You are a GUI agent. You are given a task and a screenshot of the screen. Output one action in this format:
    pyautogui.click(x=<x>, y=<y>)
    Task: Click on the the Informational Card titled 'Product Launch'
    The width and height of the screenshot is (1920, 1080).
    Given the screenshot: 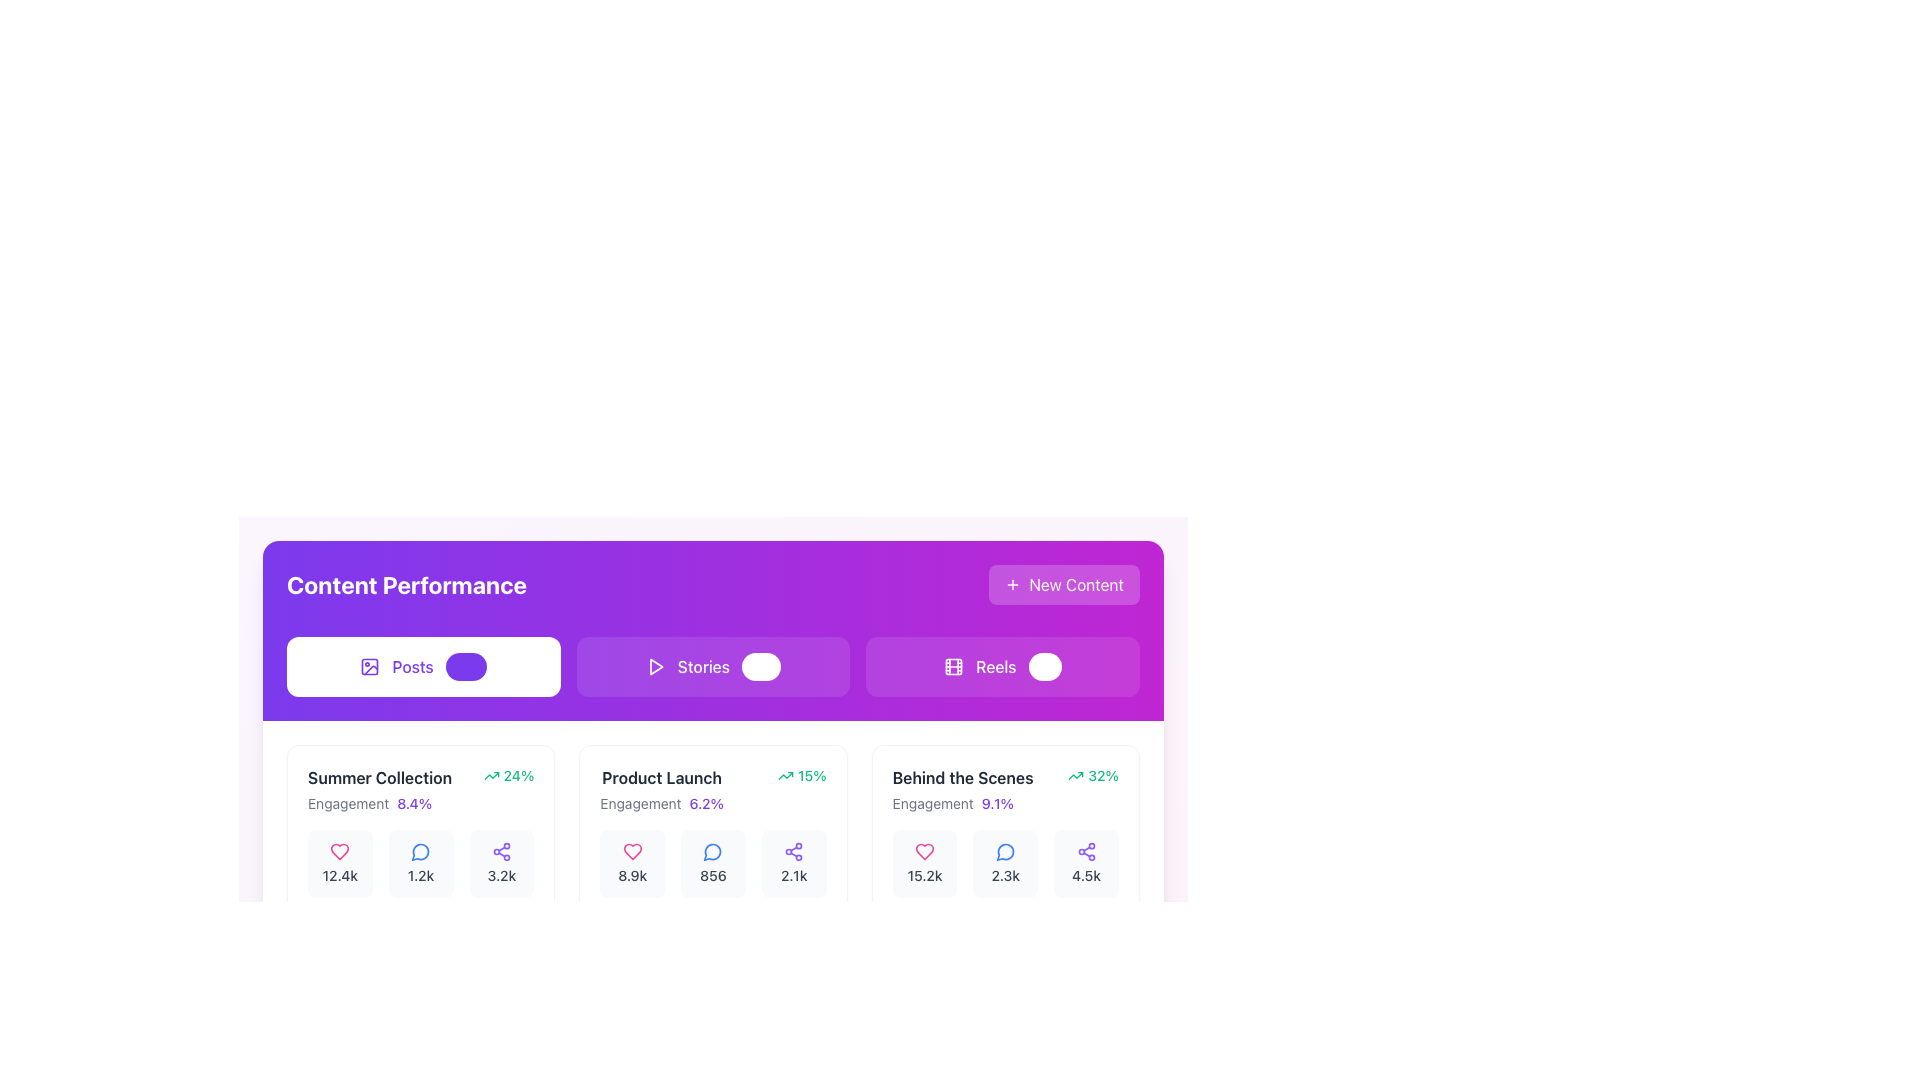 What is the action you would take?
    pyautogui.click(x=713, y=749)
    